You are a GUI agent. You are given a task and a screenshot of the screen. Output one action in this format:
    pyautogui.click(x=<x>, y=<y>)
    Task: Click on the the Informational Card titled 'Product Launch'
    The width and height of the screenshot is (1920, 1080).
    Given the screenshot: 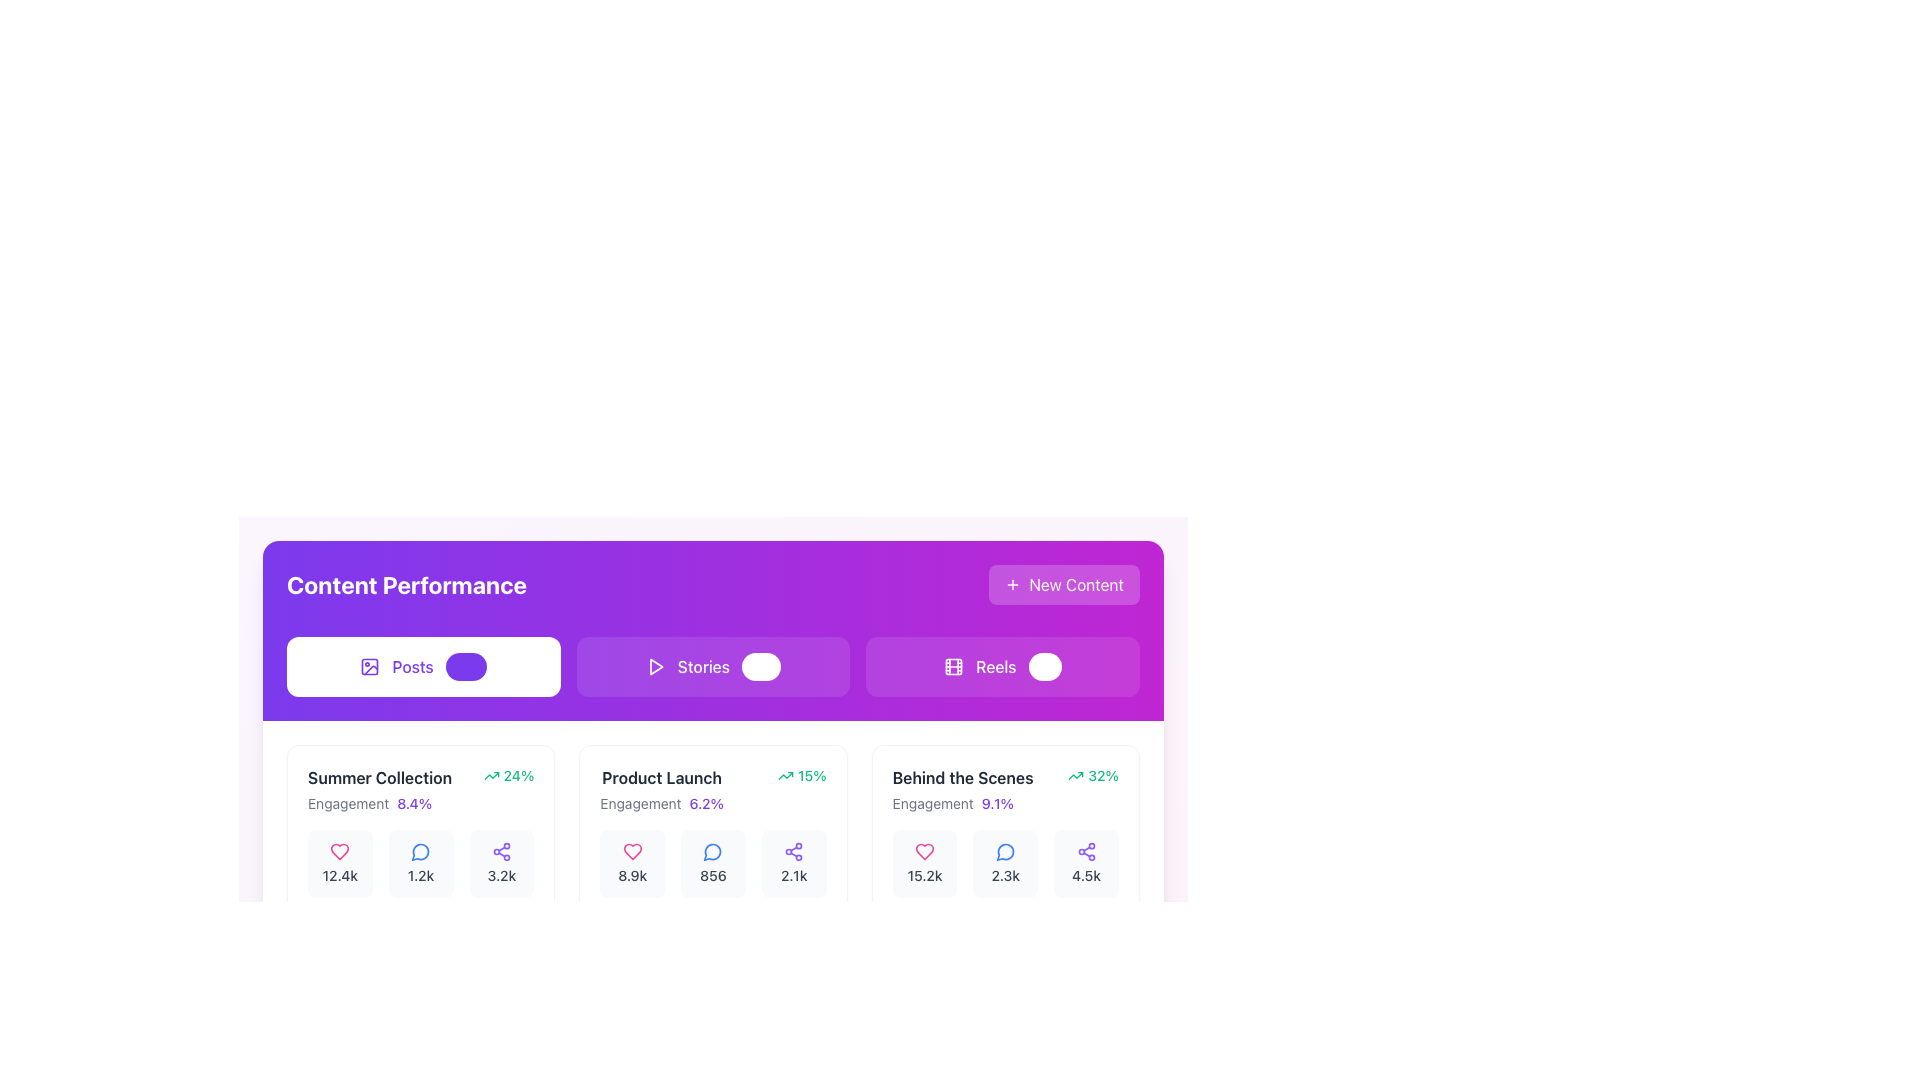 What is the action you would take?
    pyautogui.click(x=713, y=749)
    